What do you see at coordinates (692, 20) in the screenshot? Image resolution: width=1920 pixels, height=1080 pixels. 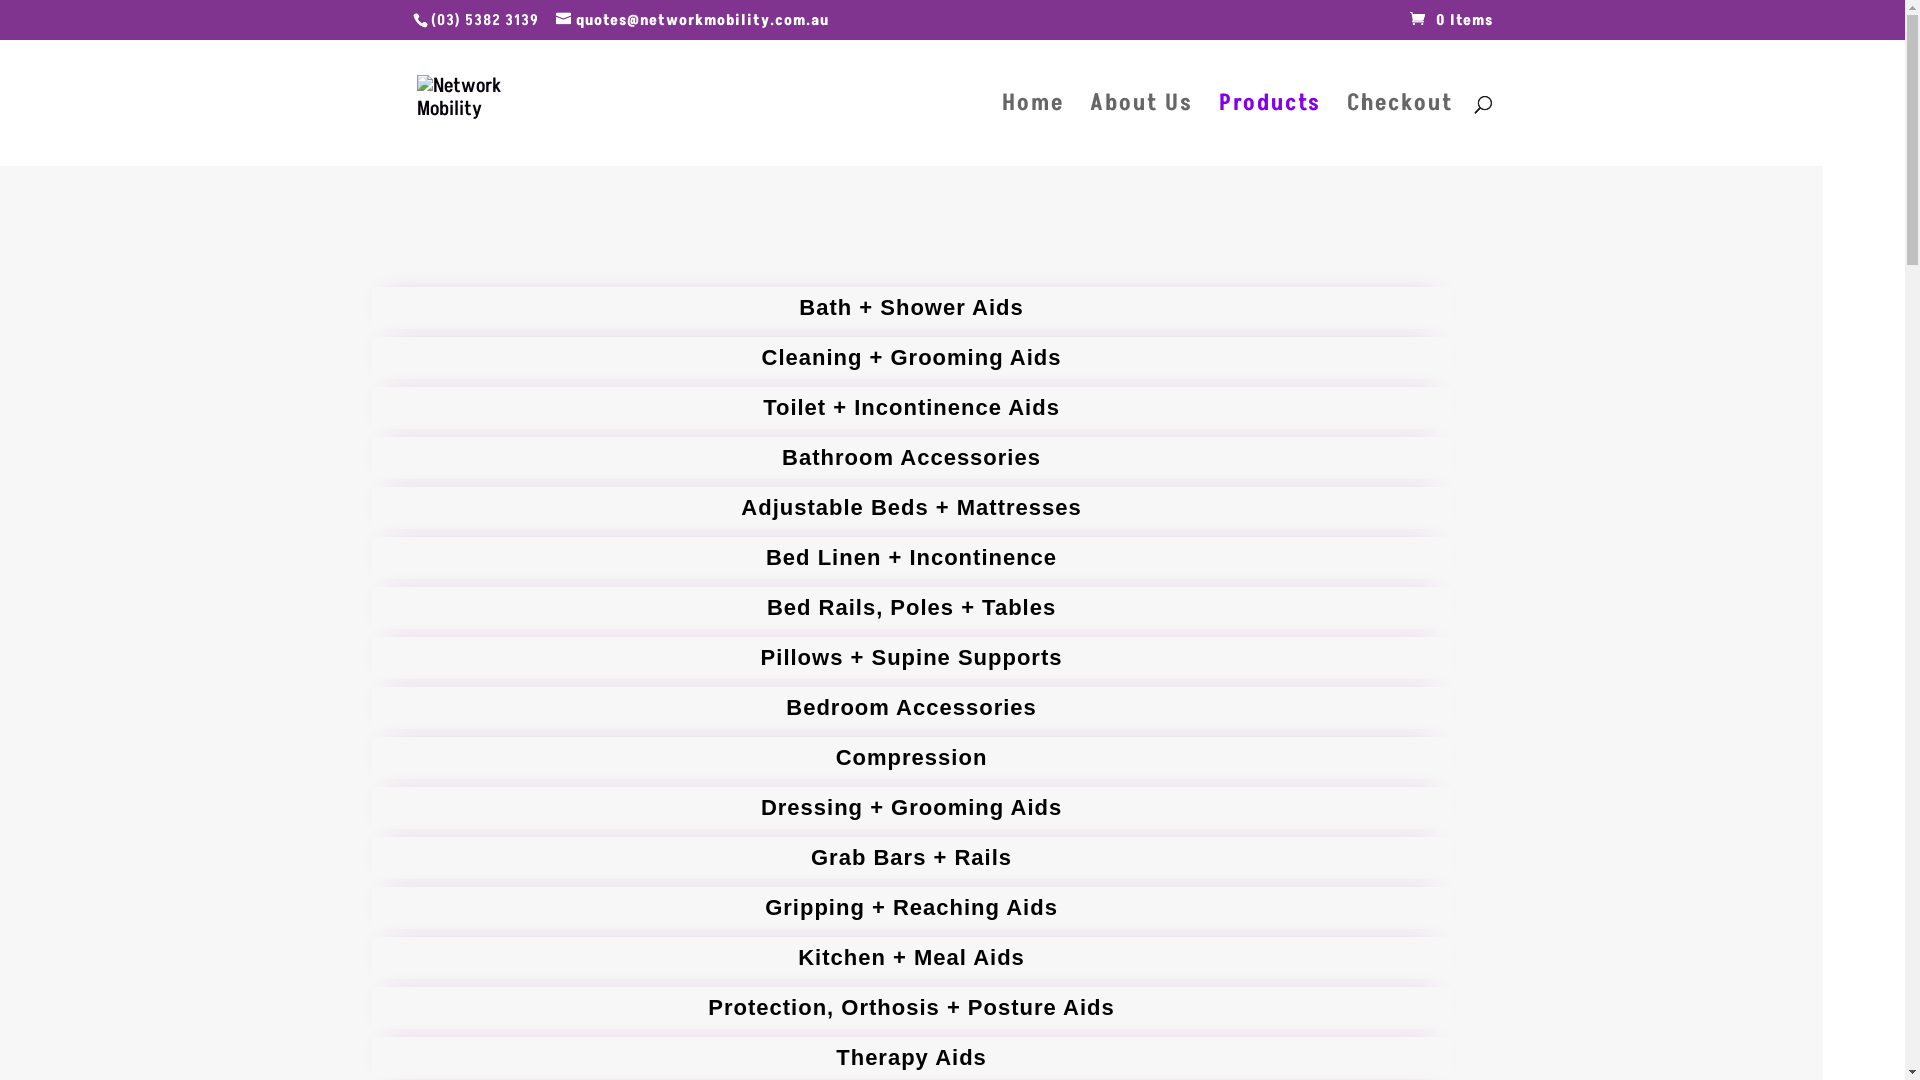 I see `'quotes@networkmobility.com.au'` at bounding box center [692, 20].